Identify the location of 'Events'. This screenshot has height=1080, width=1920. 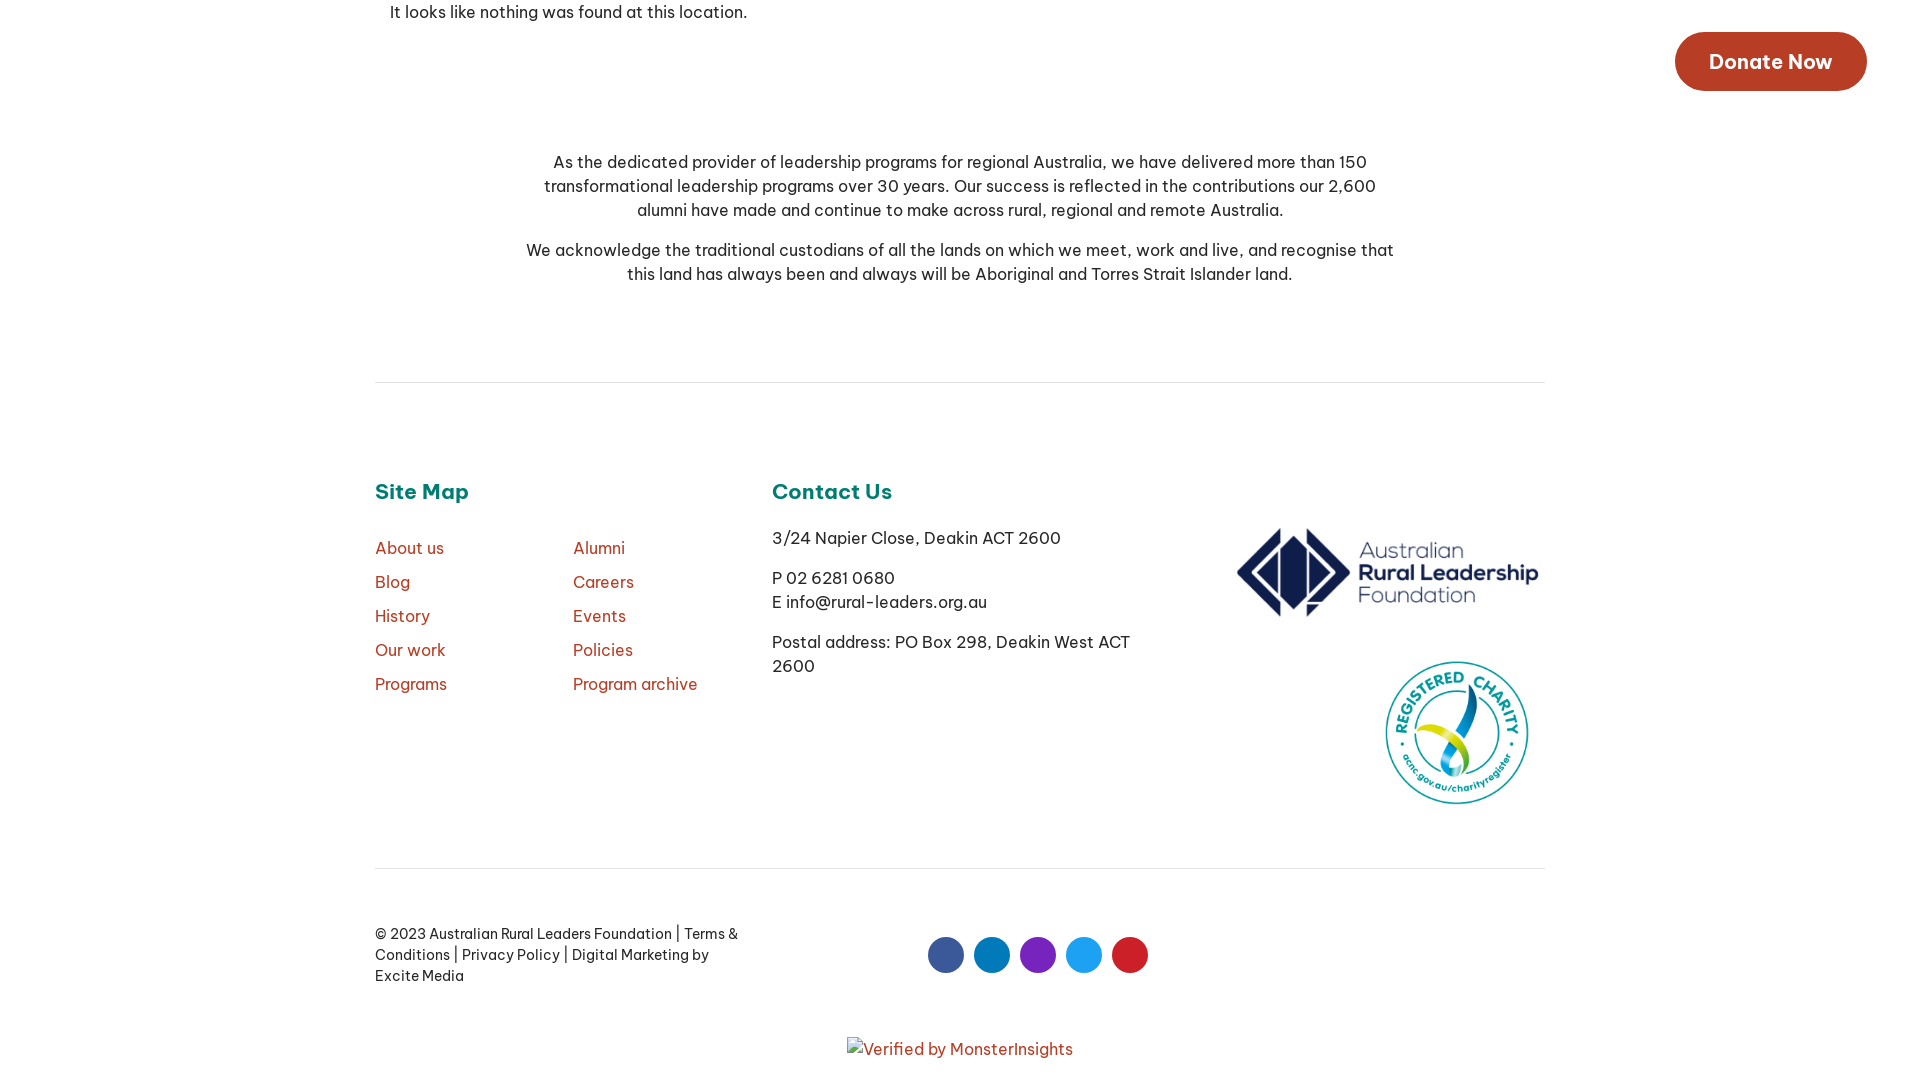
(571, 615).